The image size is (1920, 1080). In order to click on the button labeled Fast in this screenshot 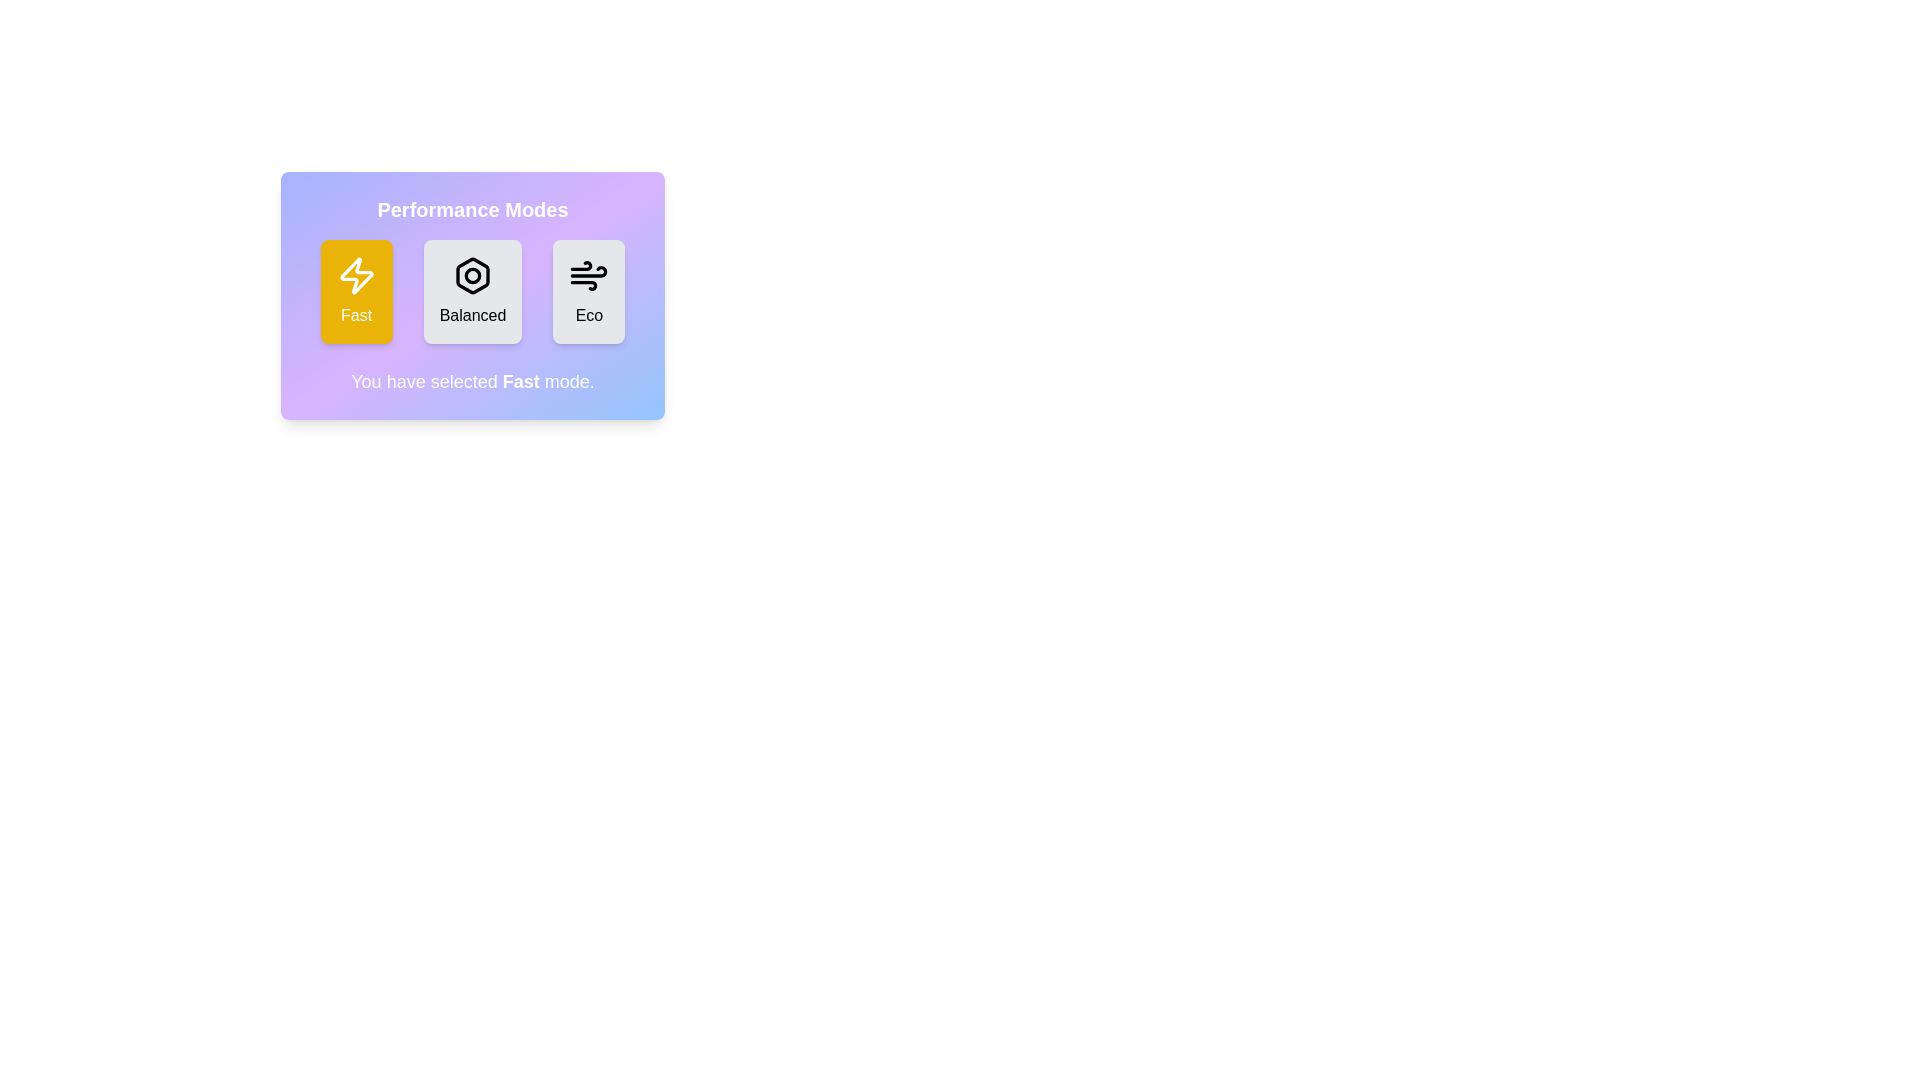, I will do `click(356, 292)`.